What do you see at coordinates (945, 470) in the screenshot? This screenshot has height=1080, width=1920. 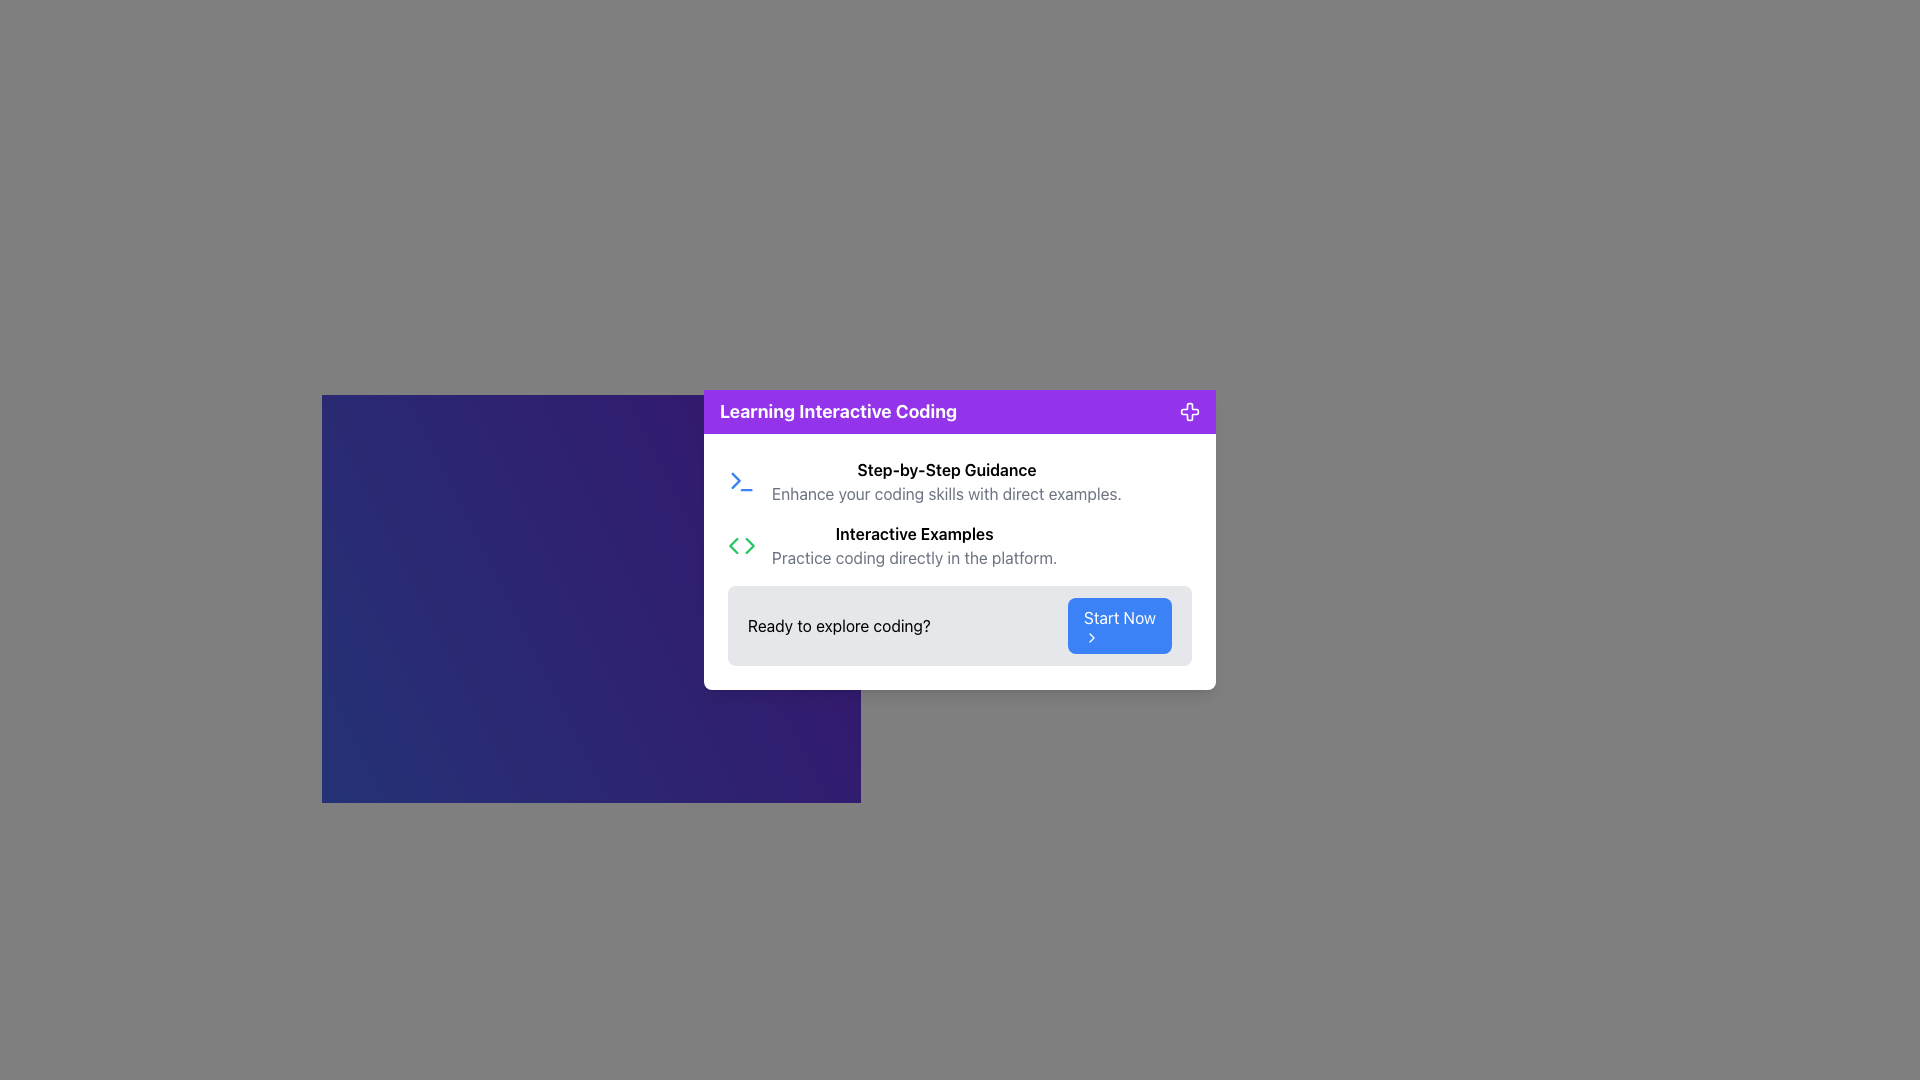 I see `the Text Label that serves as a heading or title in the white card section under the purple header 'Learning Interactive Coding'` at bounding box center [945, 470].